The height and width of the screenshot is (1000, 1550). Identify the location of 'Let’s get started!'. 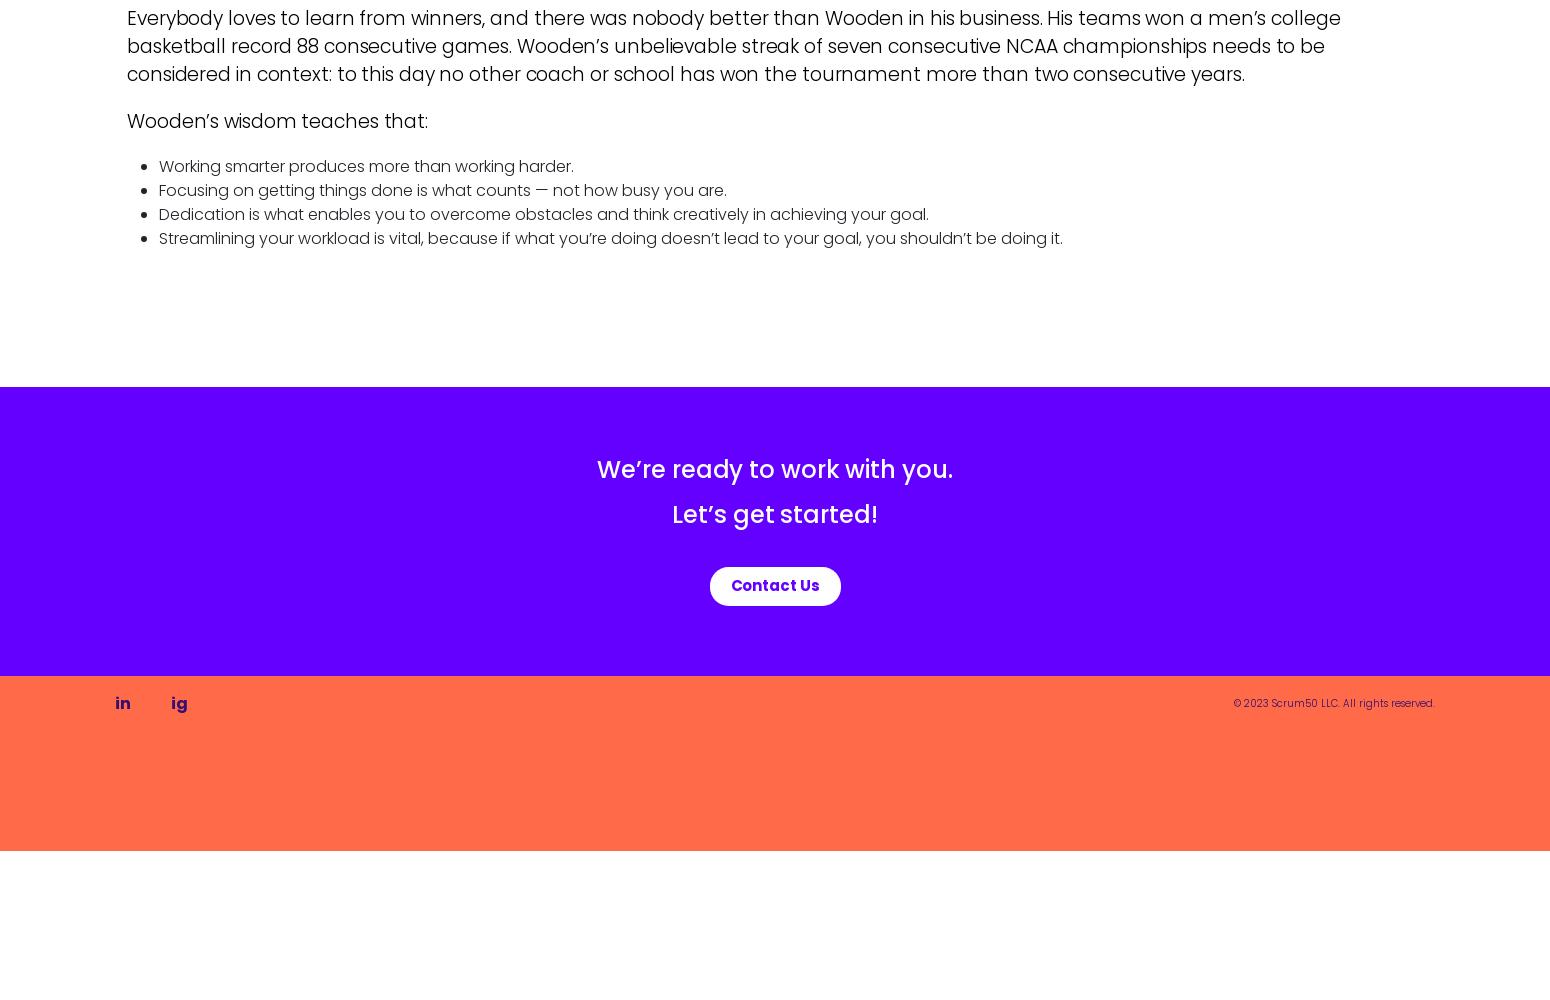
(774, 514).